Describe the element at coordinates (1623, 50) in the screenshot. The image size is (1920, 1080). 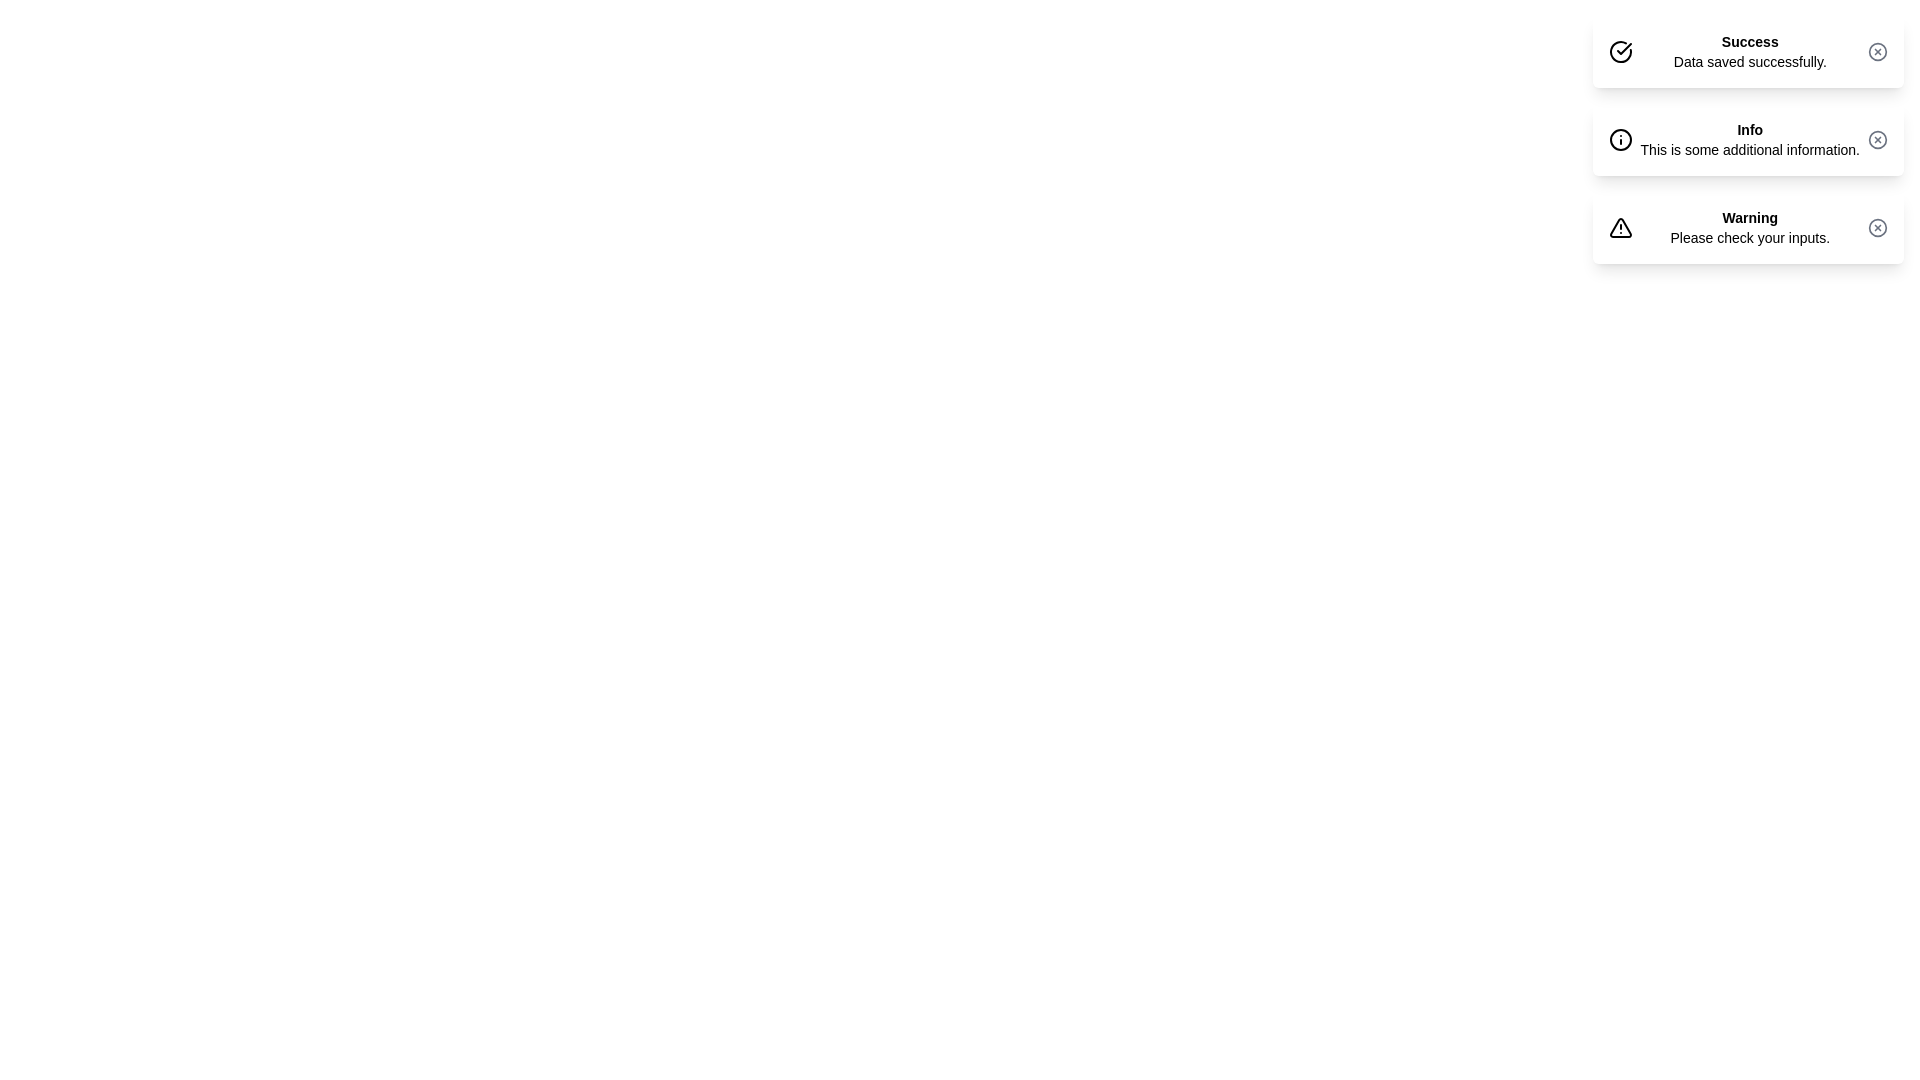
I see `the circular icon with a checkmark inside the 'Success' notification card located at the top of the notification stack` at that location.